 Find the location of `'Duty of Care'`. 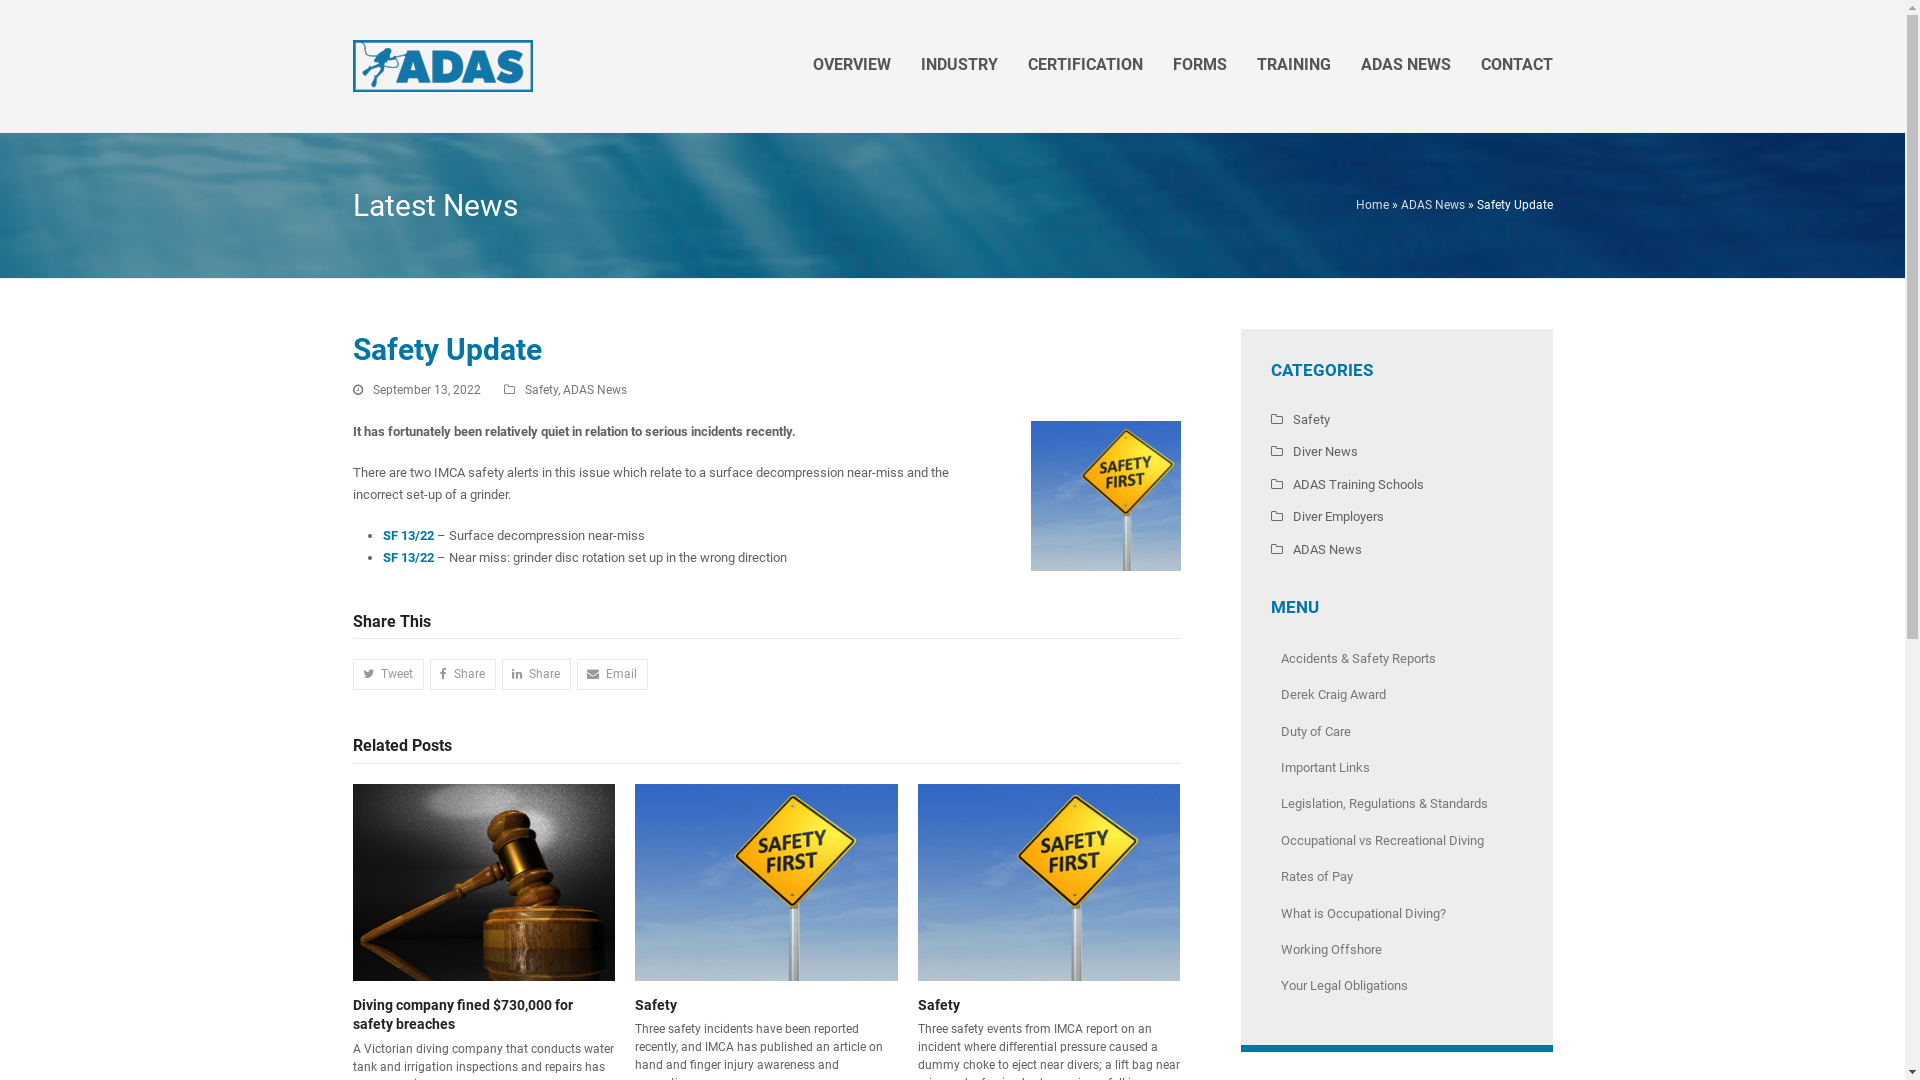

'Duty of Care' is located at coordinates (1395, 732).